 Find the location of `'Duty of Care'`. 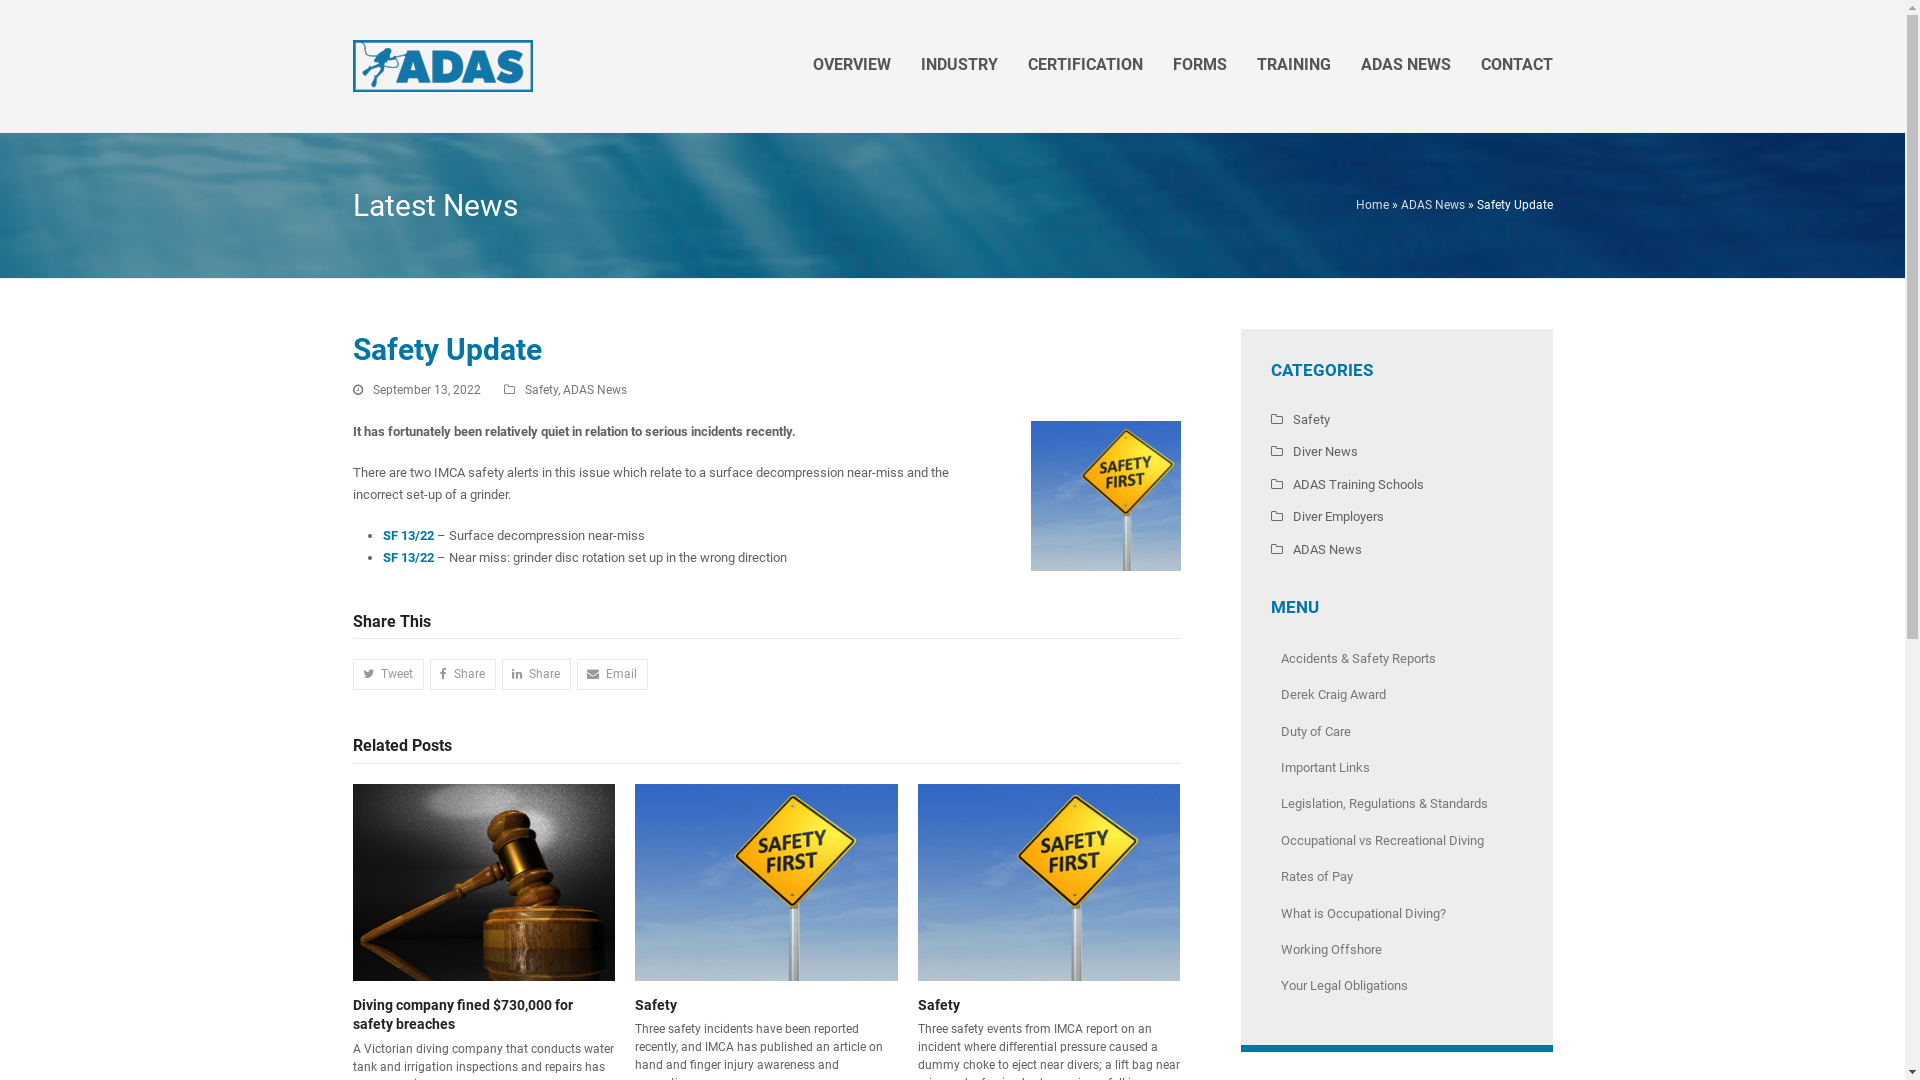

'Duty of Care' is located at coordinates (1395, 732).